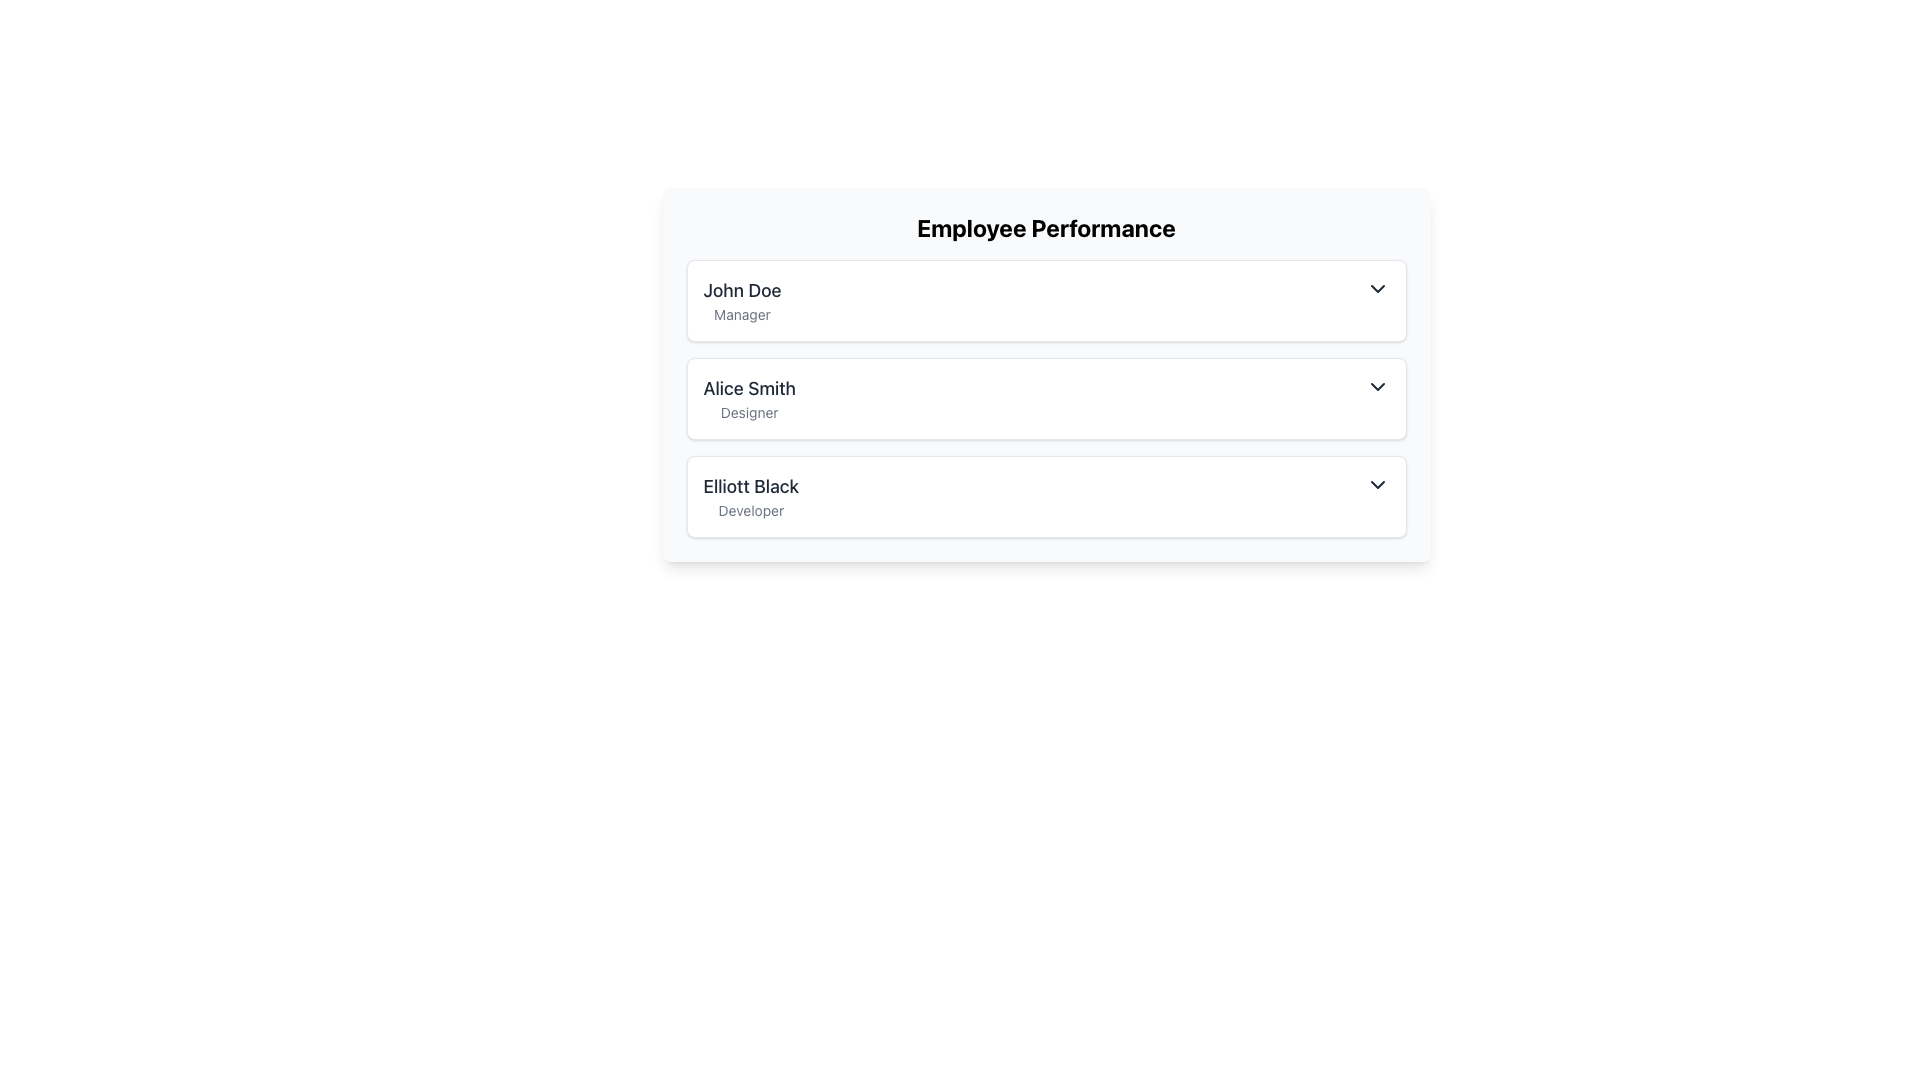 This screenshot has width=1920, height=1080. Describe the element at coordinates (748, 398) in the screenshot. I see `the Text Display element that shows 'Alice Smith' as a 'Designer', which is the second item in the employee list` at that location.